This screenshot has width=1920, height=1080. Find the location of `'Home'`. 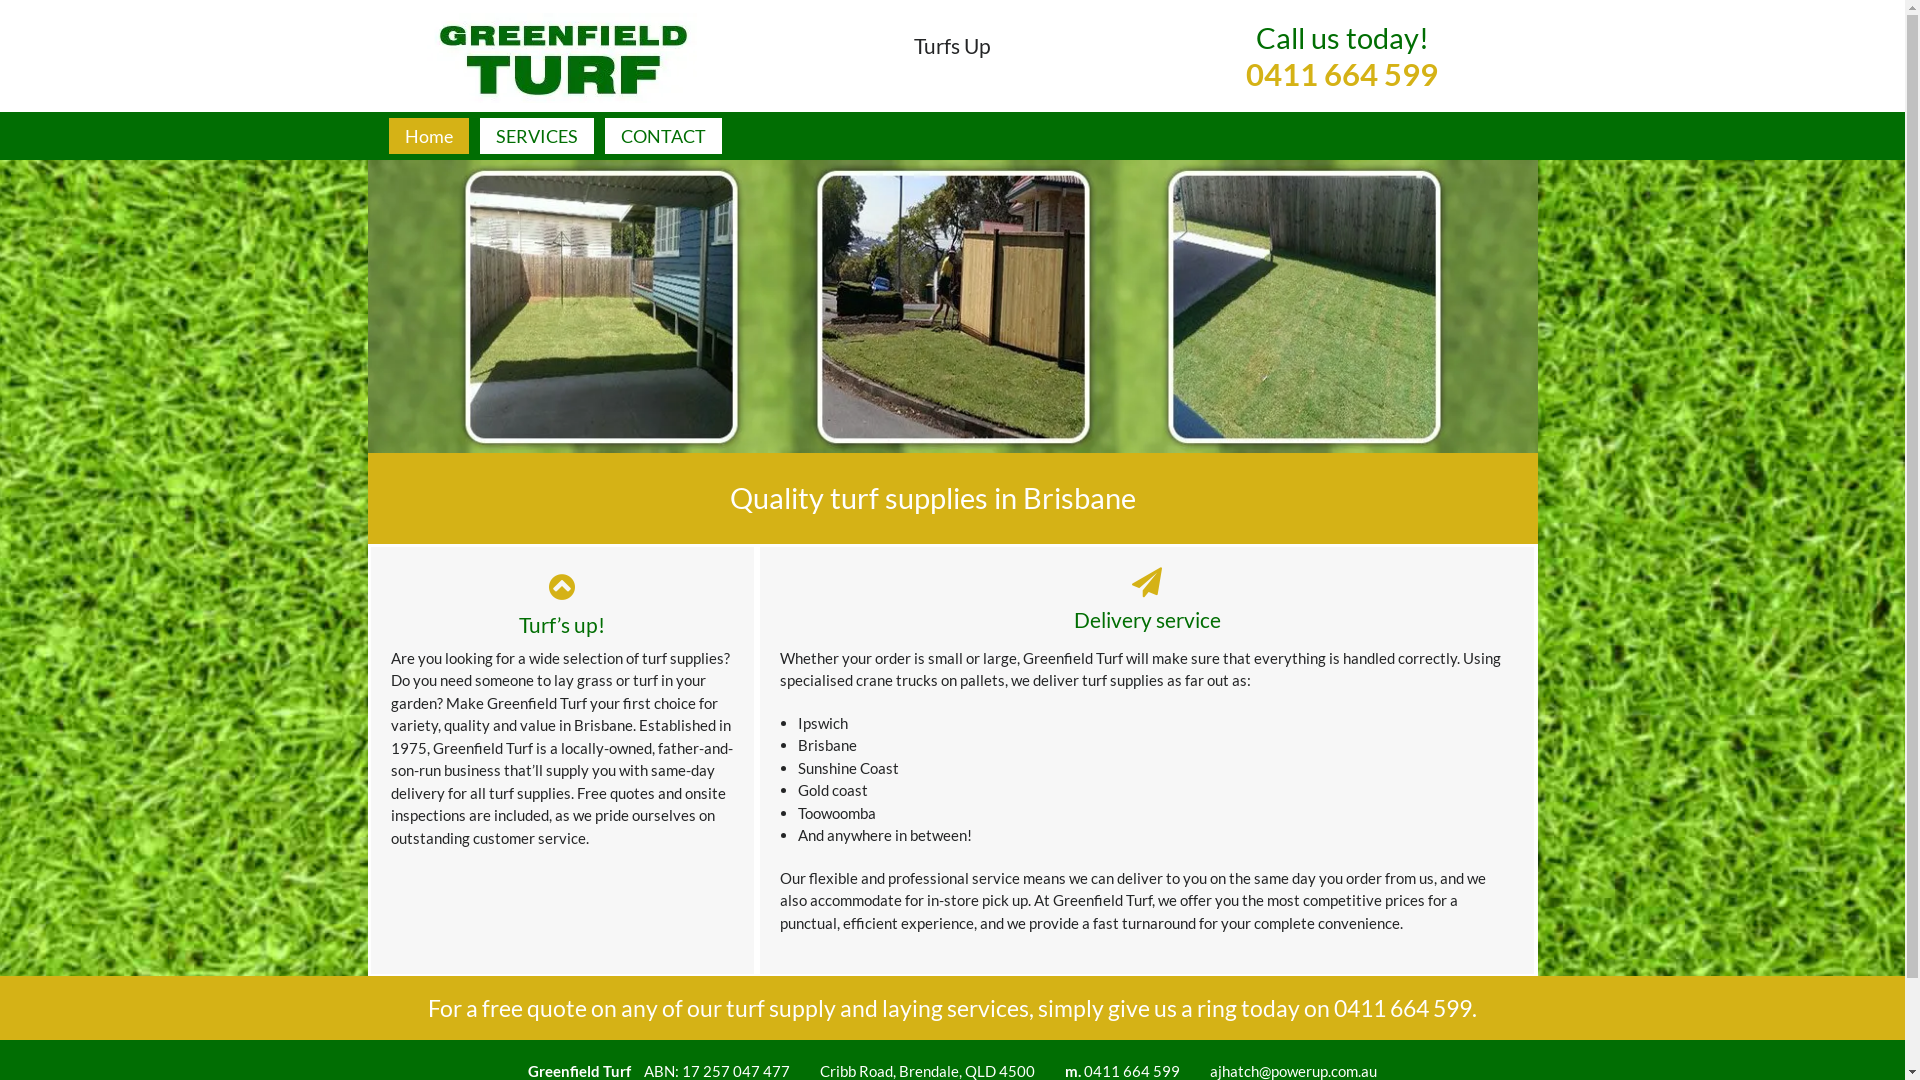

'Home' is located at coordinates (426, 135).